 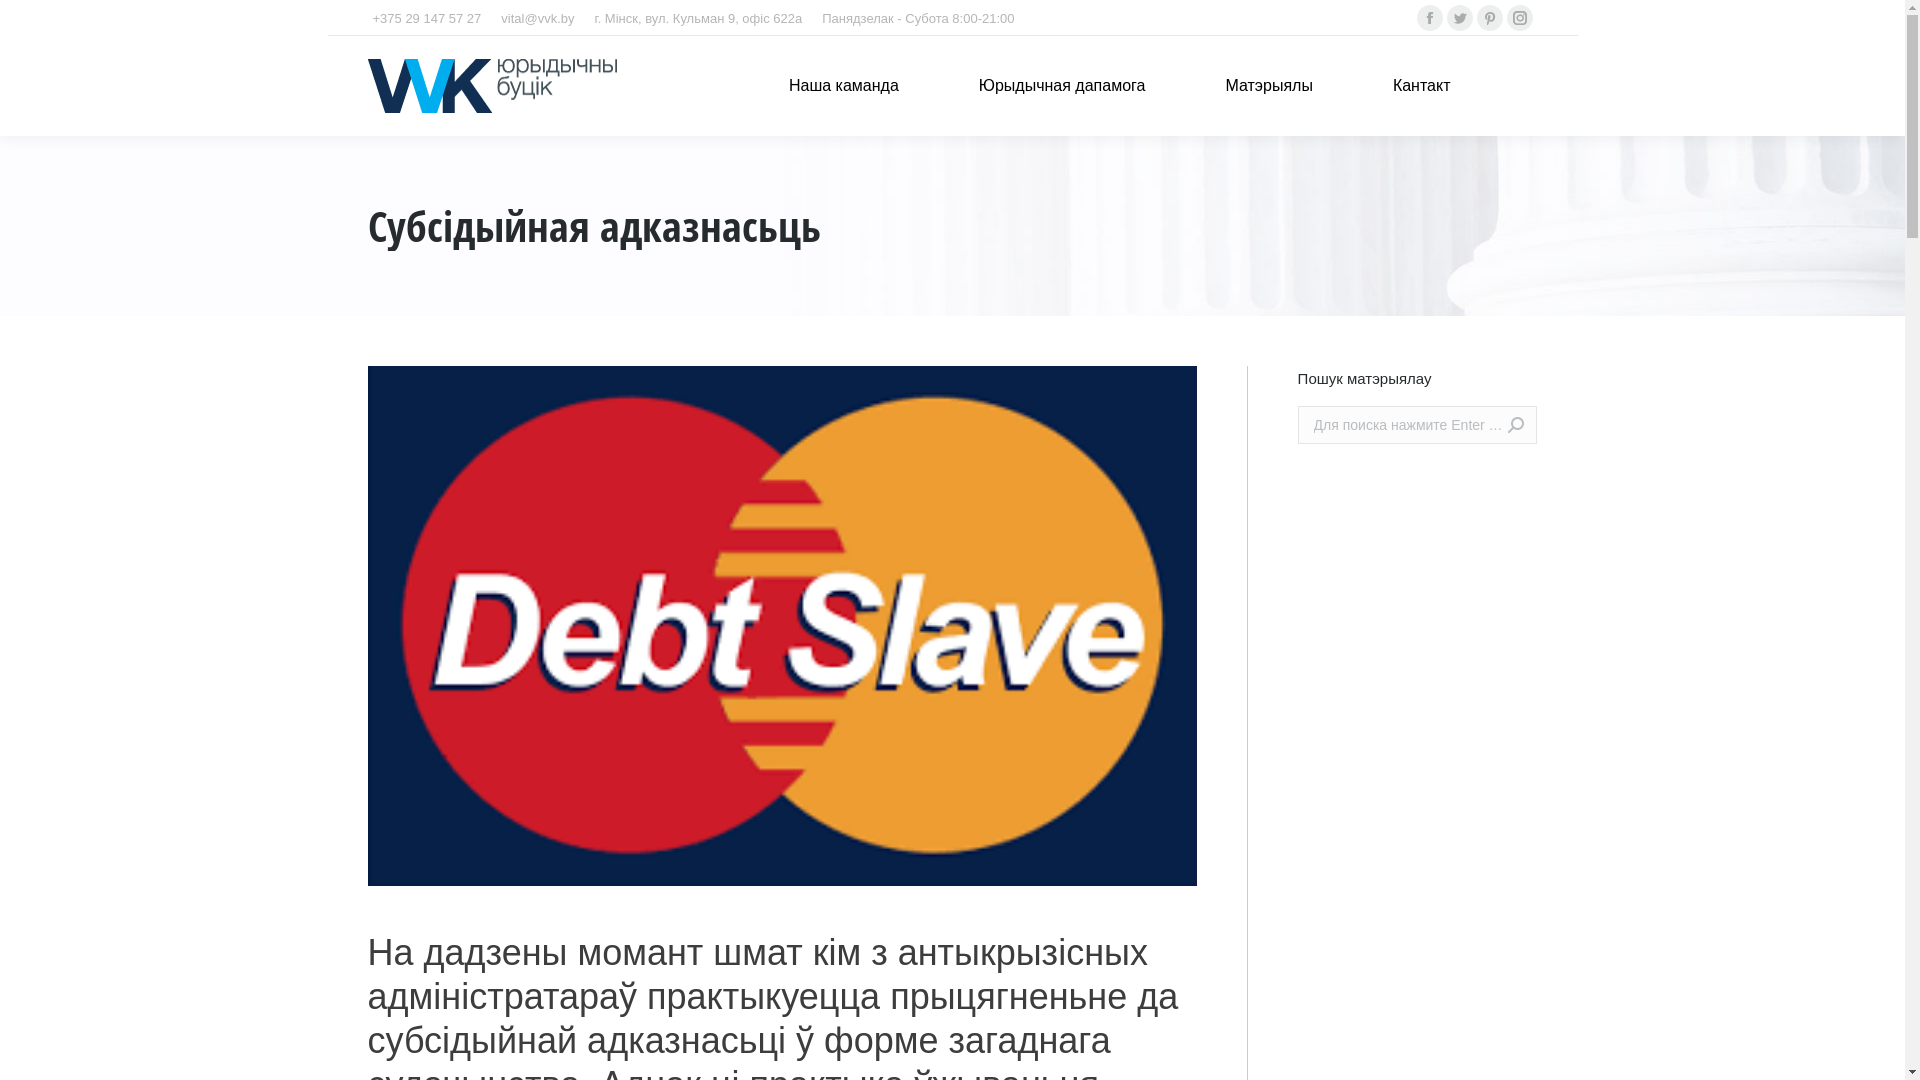 What do you see at coordinates (1520, 18) in the screenshot?
I see `'Instagram'` at bounding box center [1520, 18].